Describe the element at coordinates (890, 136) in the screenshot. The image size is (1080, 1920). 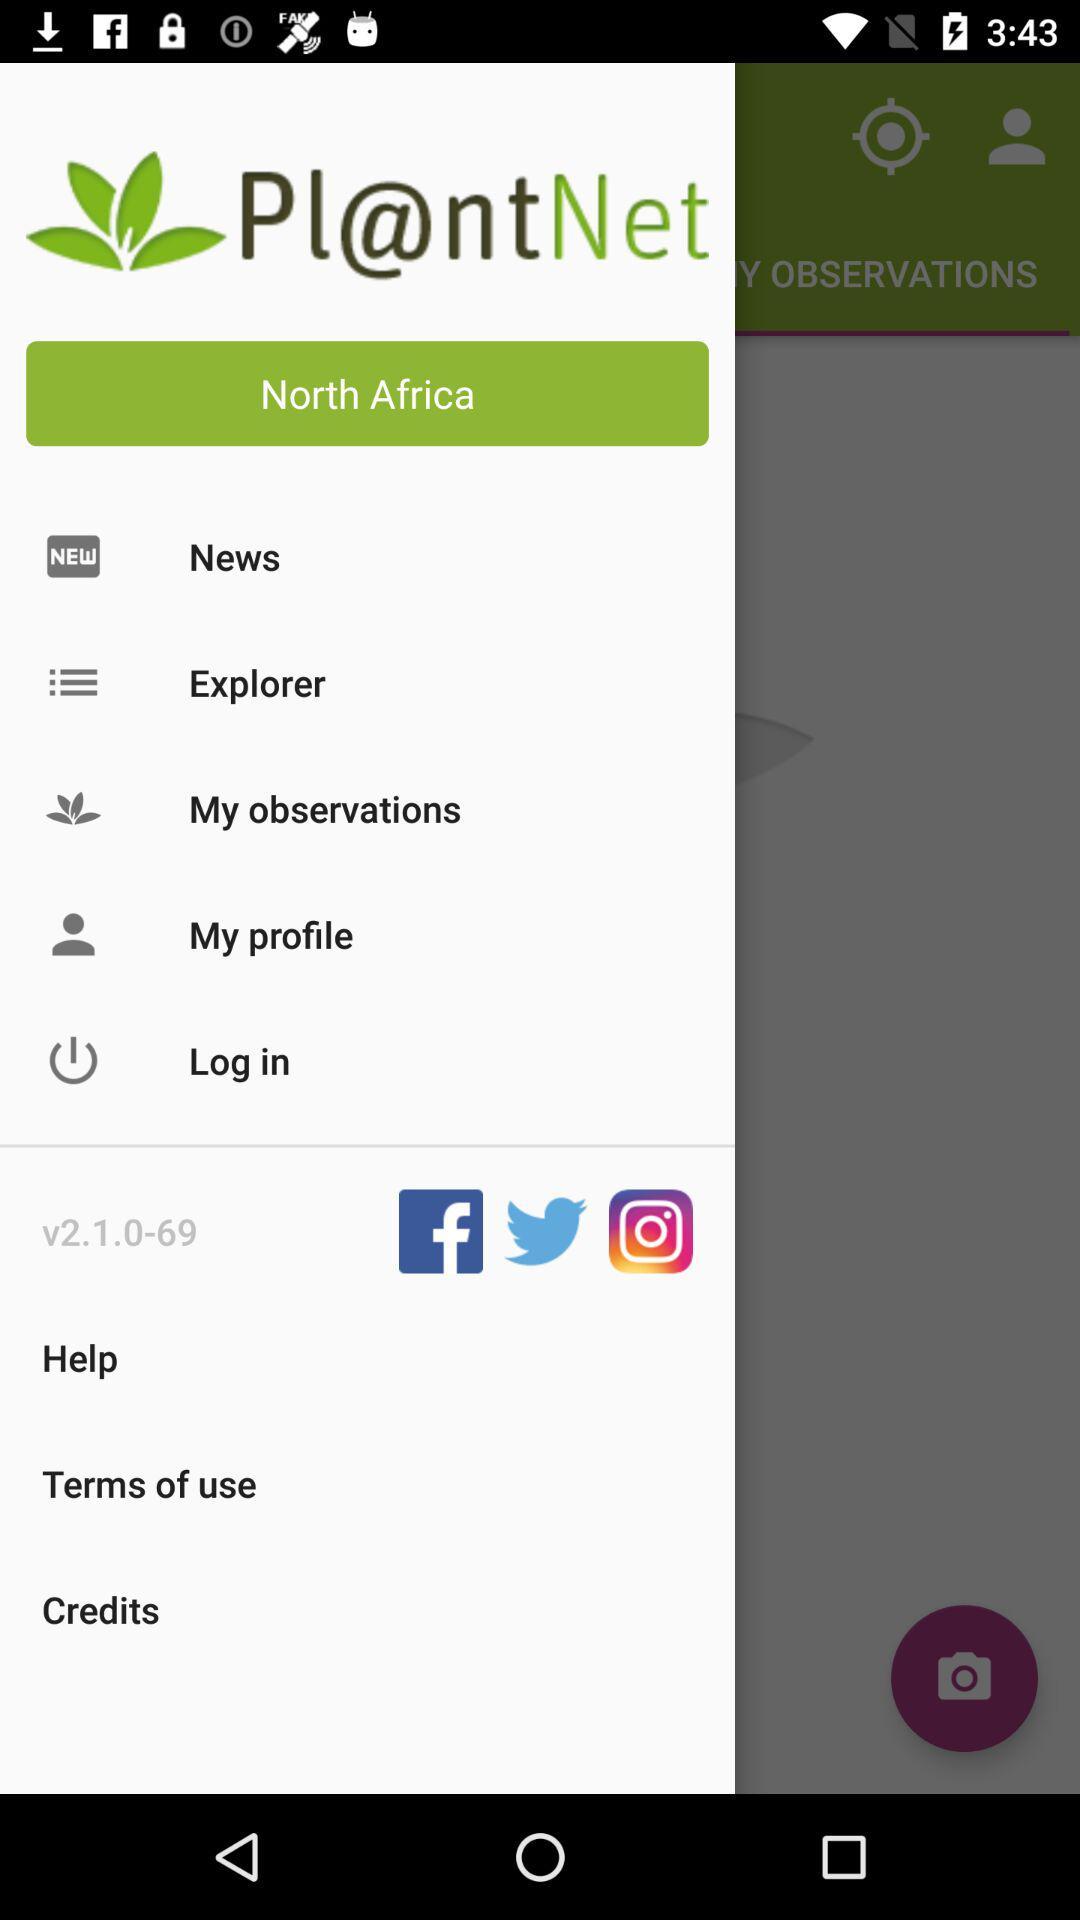
I see `the current location icon` at that location.